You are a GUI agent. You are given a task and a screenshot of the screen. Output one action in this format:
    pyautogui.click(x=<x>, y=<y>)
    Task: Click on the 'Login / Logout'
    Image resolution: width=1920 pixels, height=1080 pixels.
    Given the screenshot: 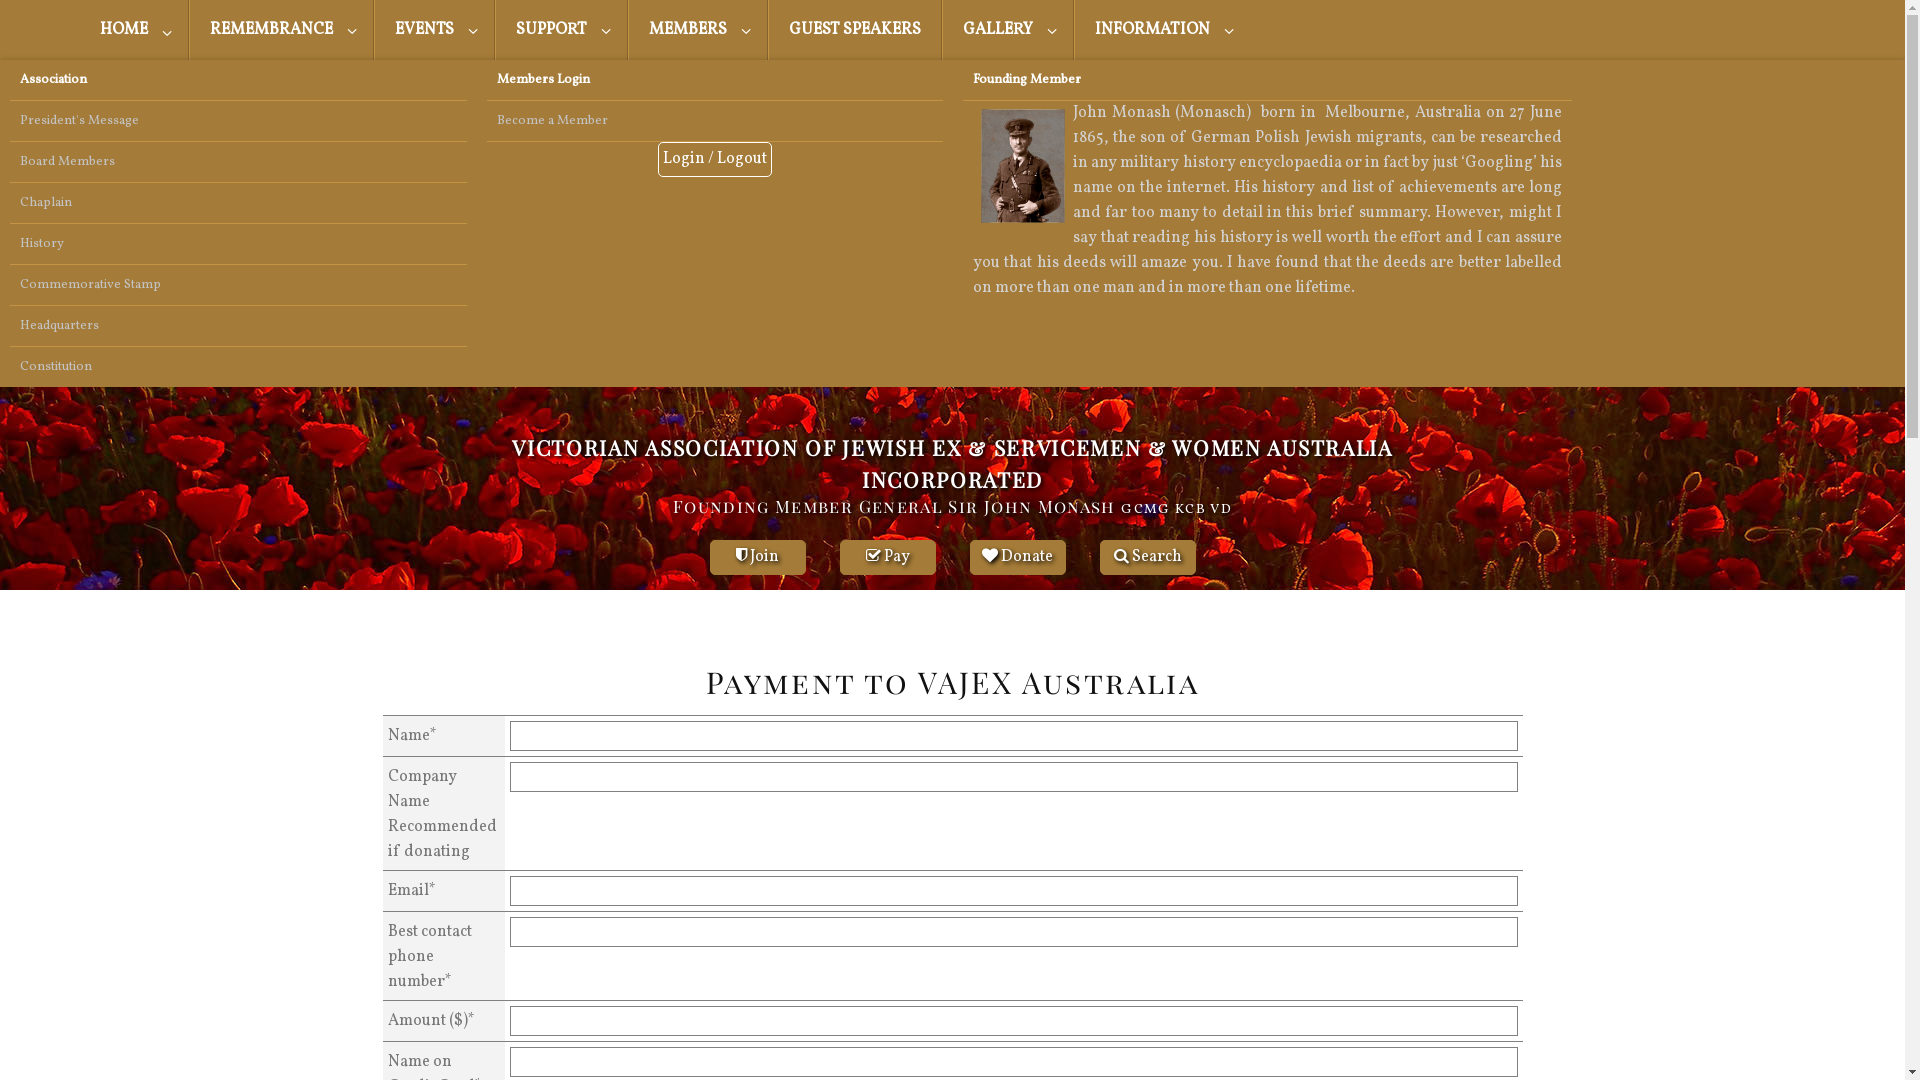 What is the action you would take?
    pyautogui.click(x=715, y=158)
    